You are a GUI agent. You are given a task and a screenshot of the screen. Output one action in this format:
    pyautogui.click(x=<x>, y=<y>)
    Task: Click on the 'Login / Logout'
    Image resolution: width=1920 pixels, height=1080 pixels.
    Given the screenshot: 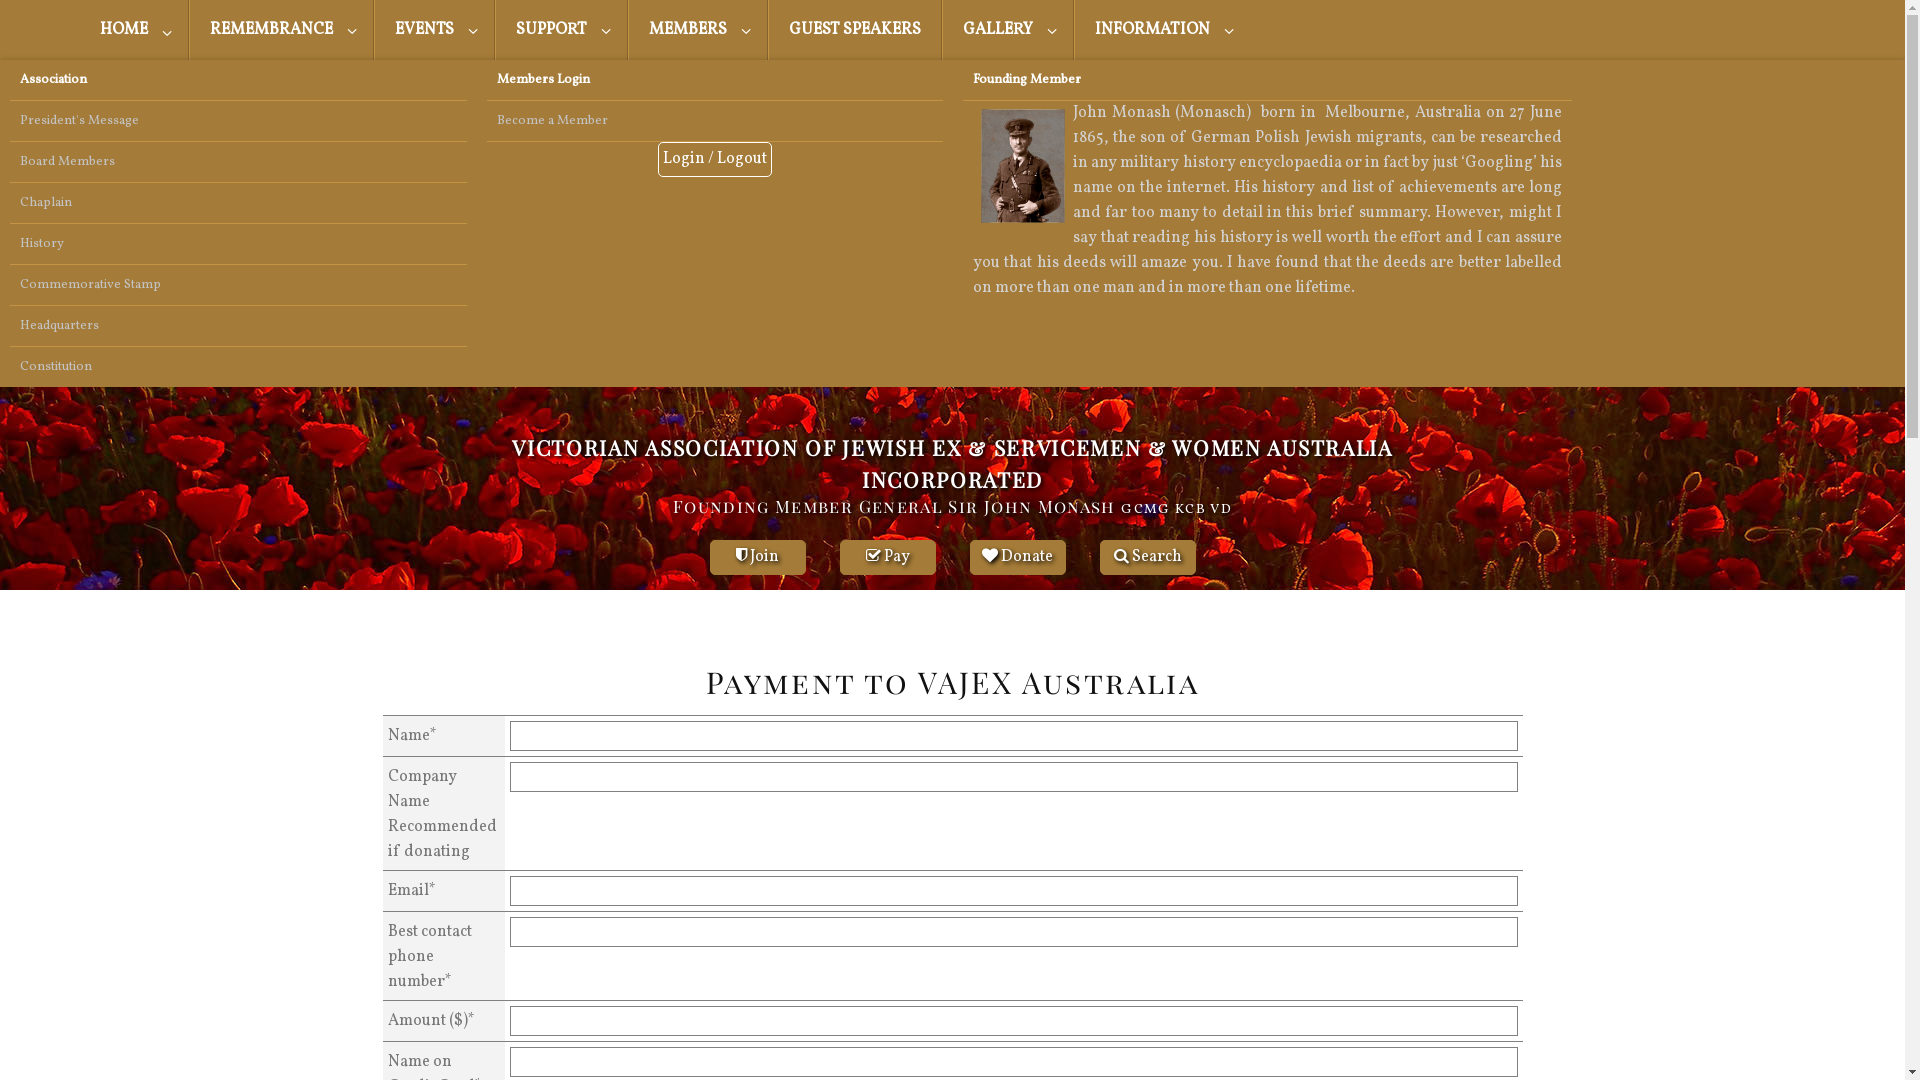 What is the action you would take?
    pyautogui.click(x=715, y=158)
    